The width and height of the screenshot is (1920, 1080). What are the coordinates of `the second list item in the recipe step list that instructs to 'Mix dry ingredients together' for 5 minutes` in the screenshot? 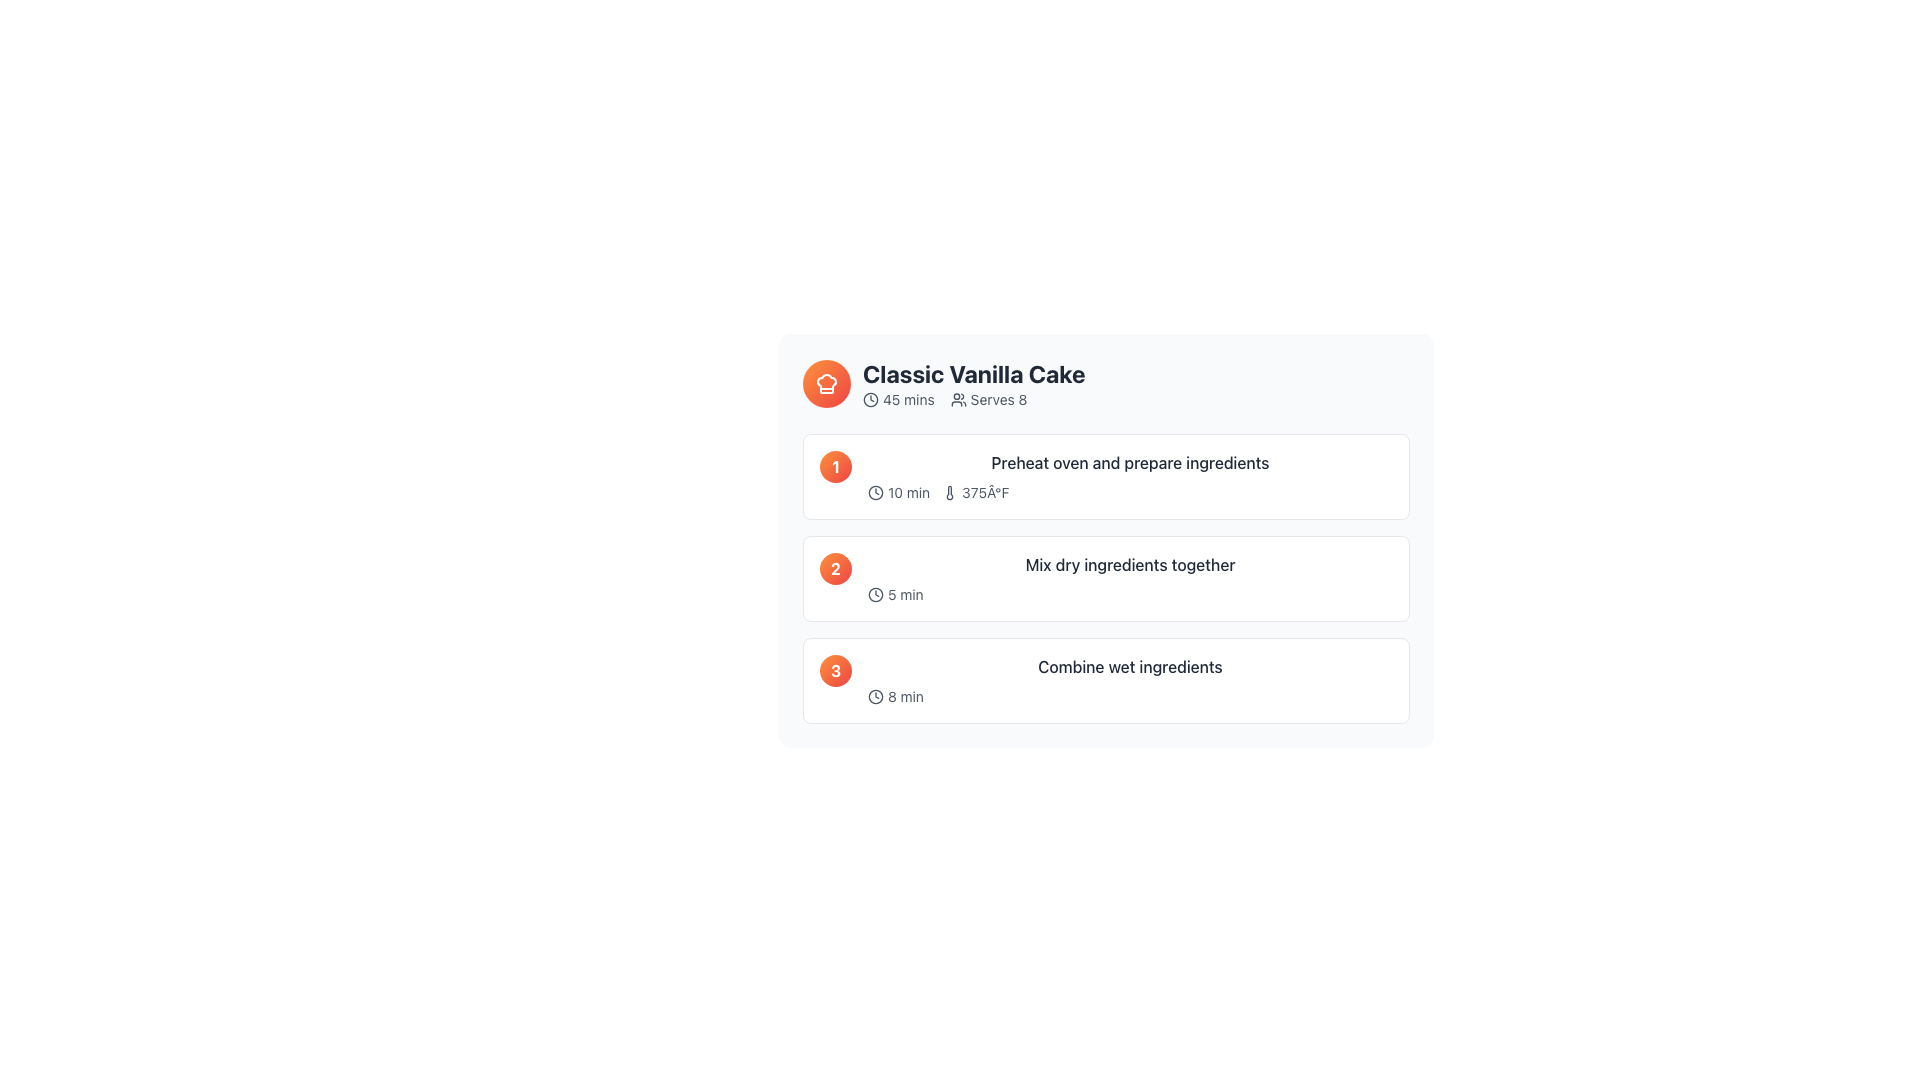 It's located at (1105, 578).